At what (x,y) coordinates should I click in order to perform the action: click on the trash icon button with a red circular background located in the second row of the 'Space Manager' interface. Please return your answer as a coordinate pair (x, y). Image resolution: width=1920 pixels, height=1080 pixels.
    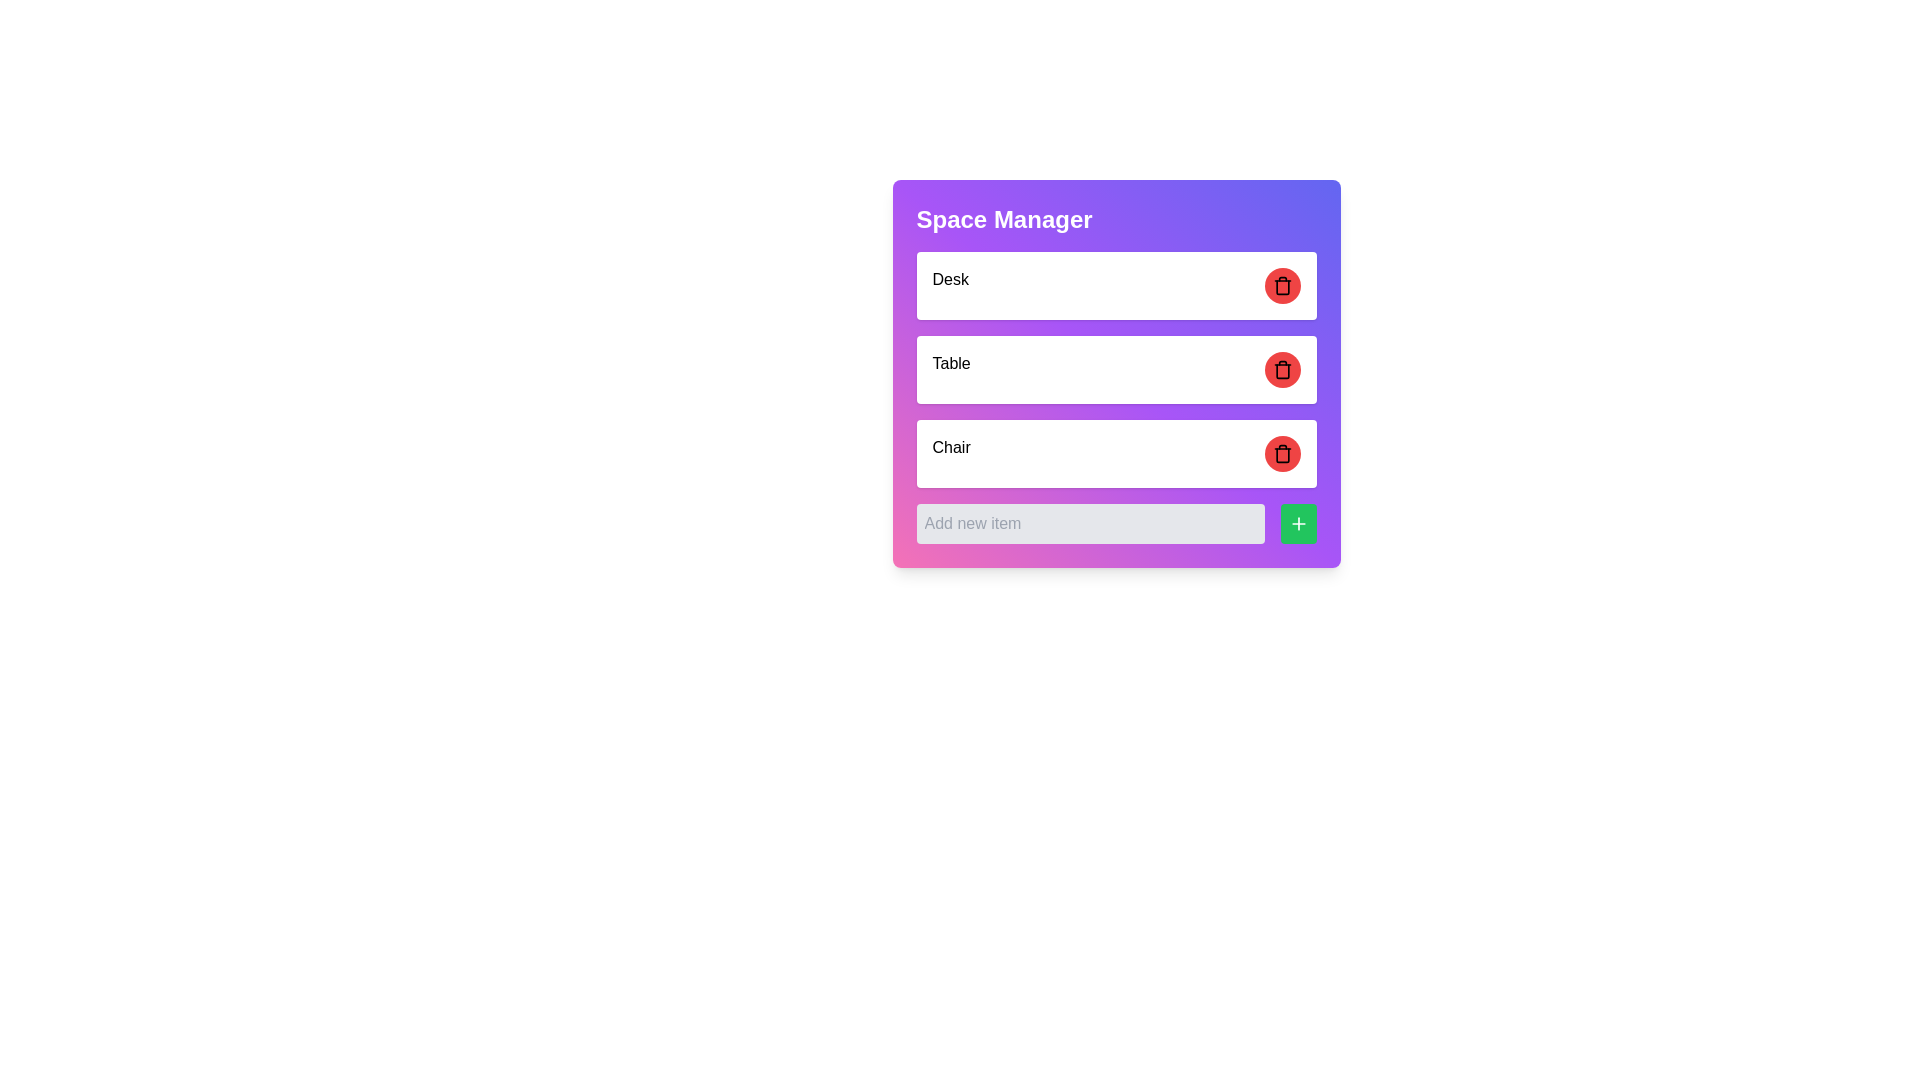
    Looking at the image, I should click on (1282, 285).